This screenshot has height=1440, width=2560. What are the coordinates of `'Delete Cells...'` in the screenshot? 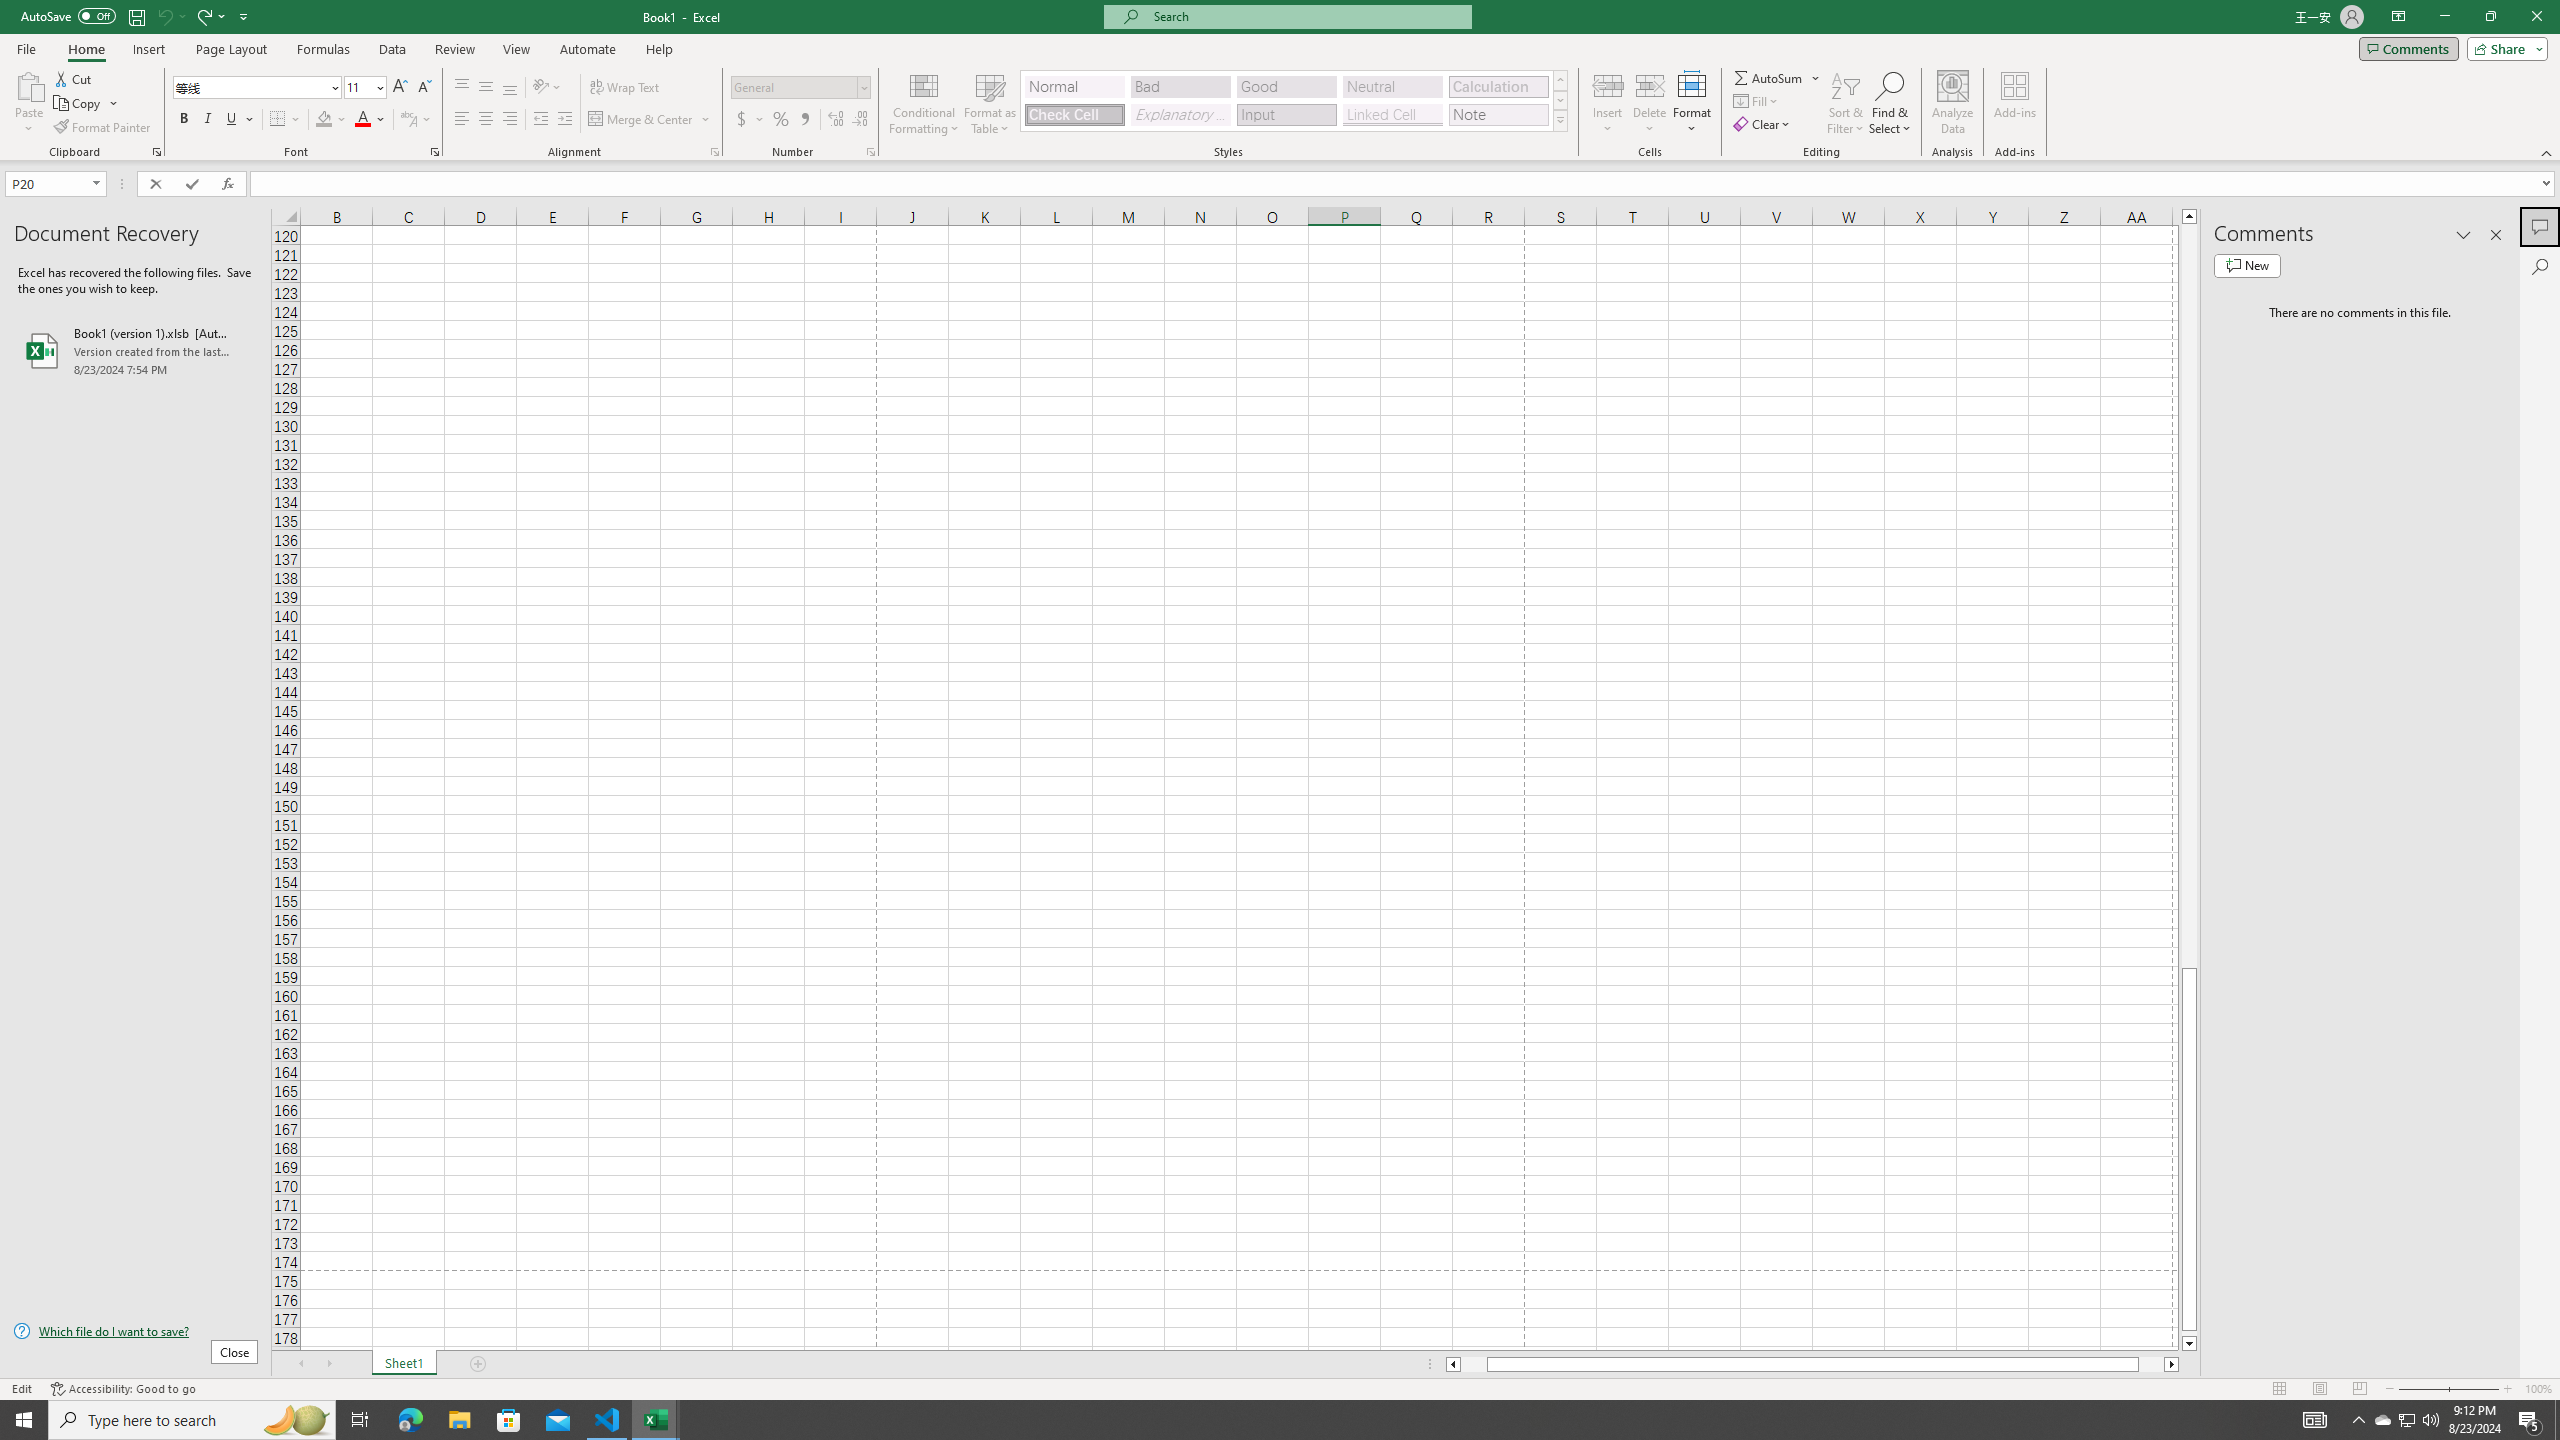 It's located at (1648, 84).